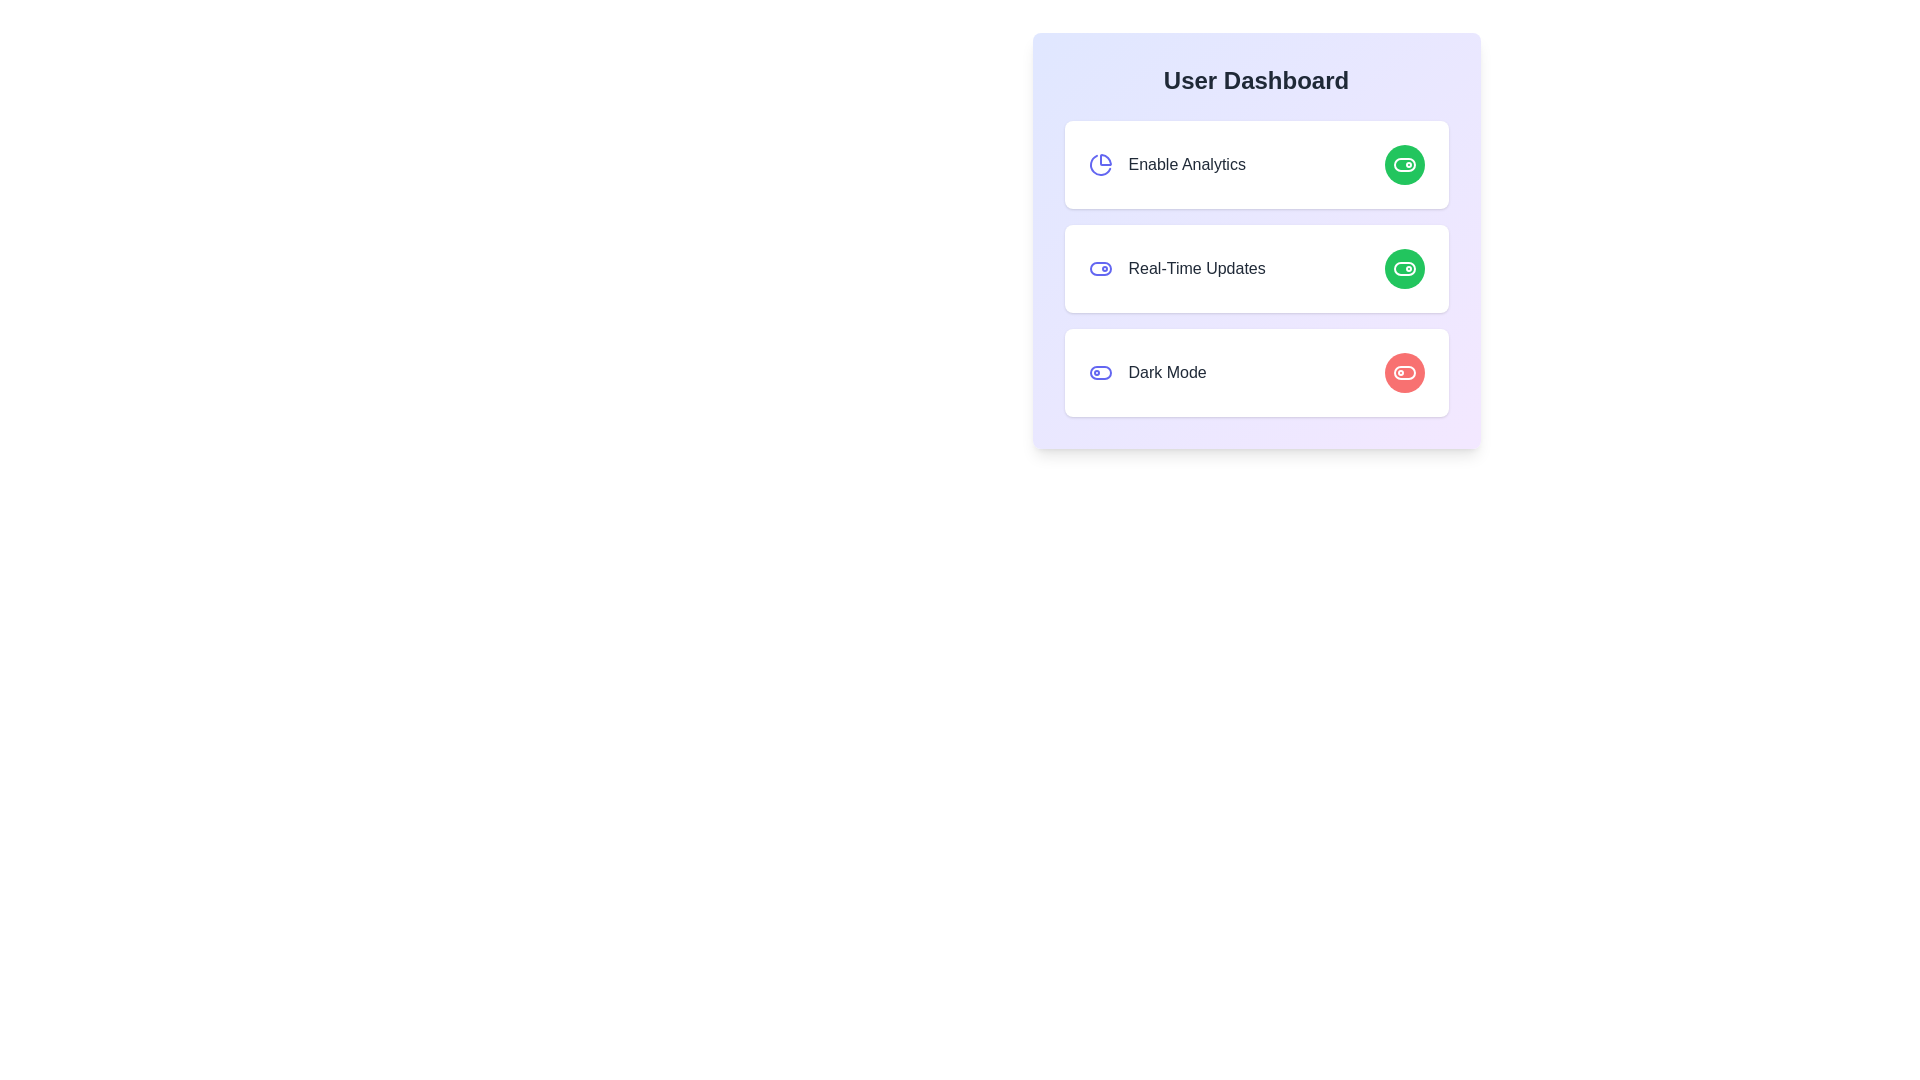  I want to click on the 'Dark Mode' toggle icon located in the third row of options within the User Dashboard interface, so click(1403, 373).